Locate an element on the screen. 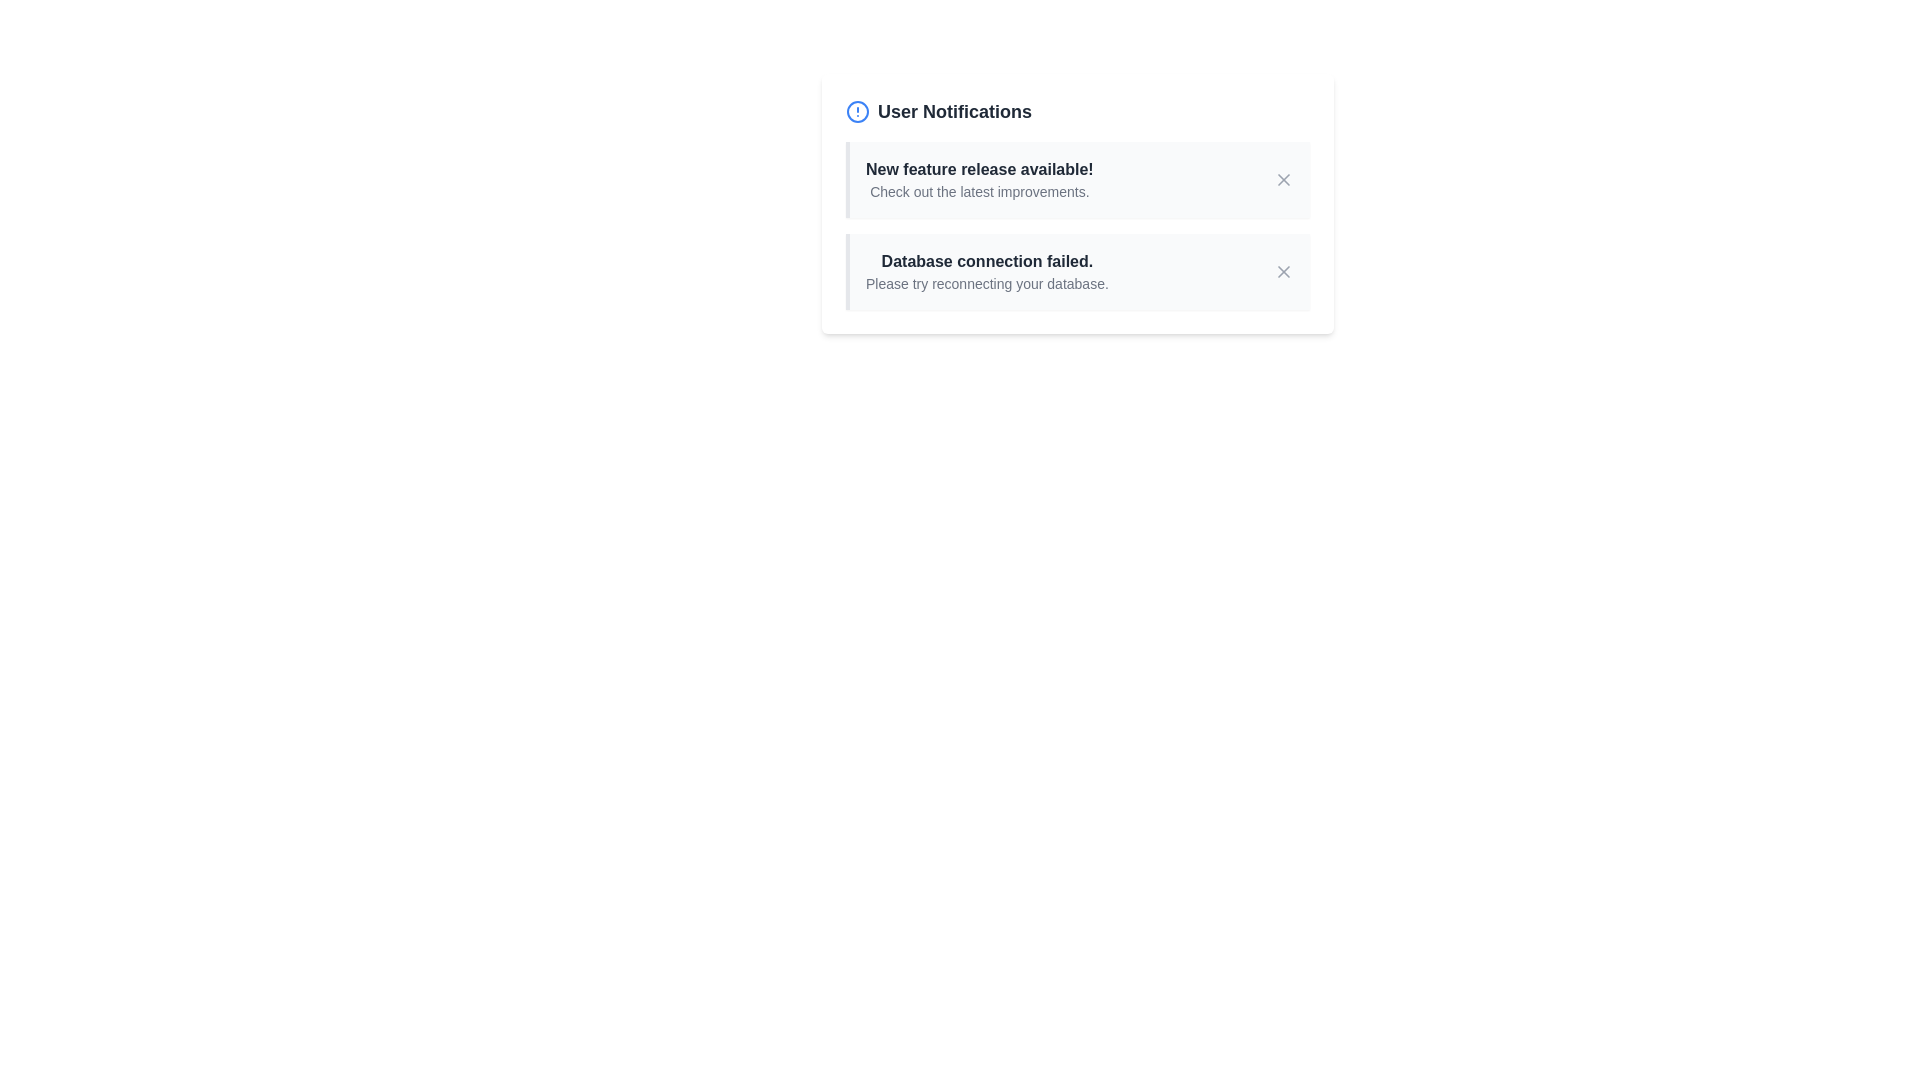  the Notification message component that displays 'Database connection failed.' in bold, dark gray font, followed by 'Please try reconnecting your database.' in smaller, lighter gray font is located at coordinates (987, 272).